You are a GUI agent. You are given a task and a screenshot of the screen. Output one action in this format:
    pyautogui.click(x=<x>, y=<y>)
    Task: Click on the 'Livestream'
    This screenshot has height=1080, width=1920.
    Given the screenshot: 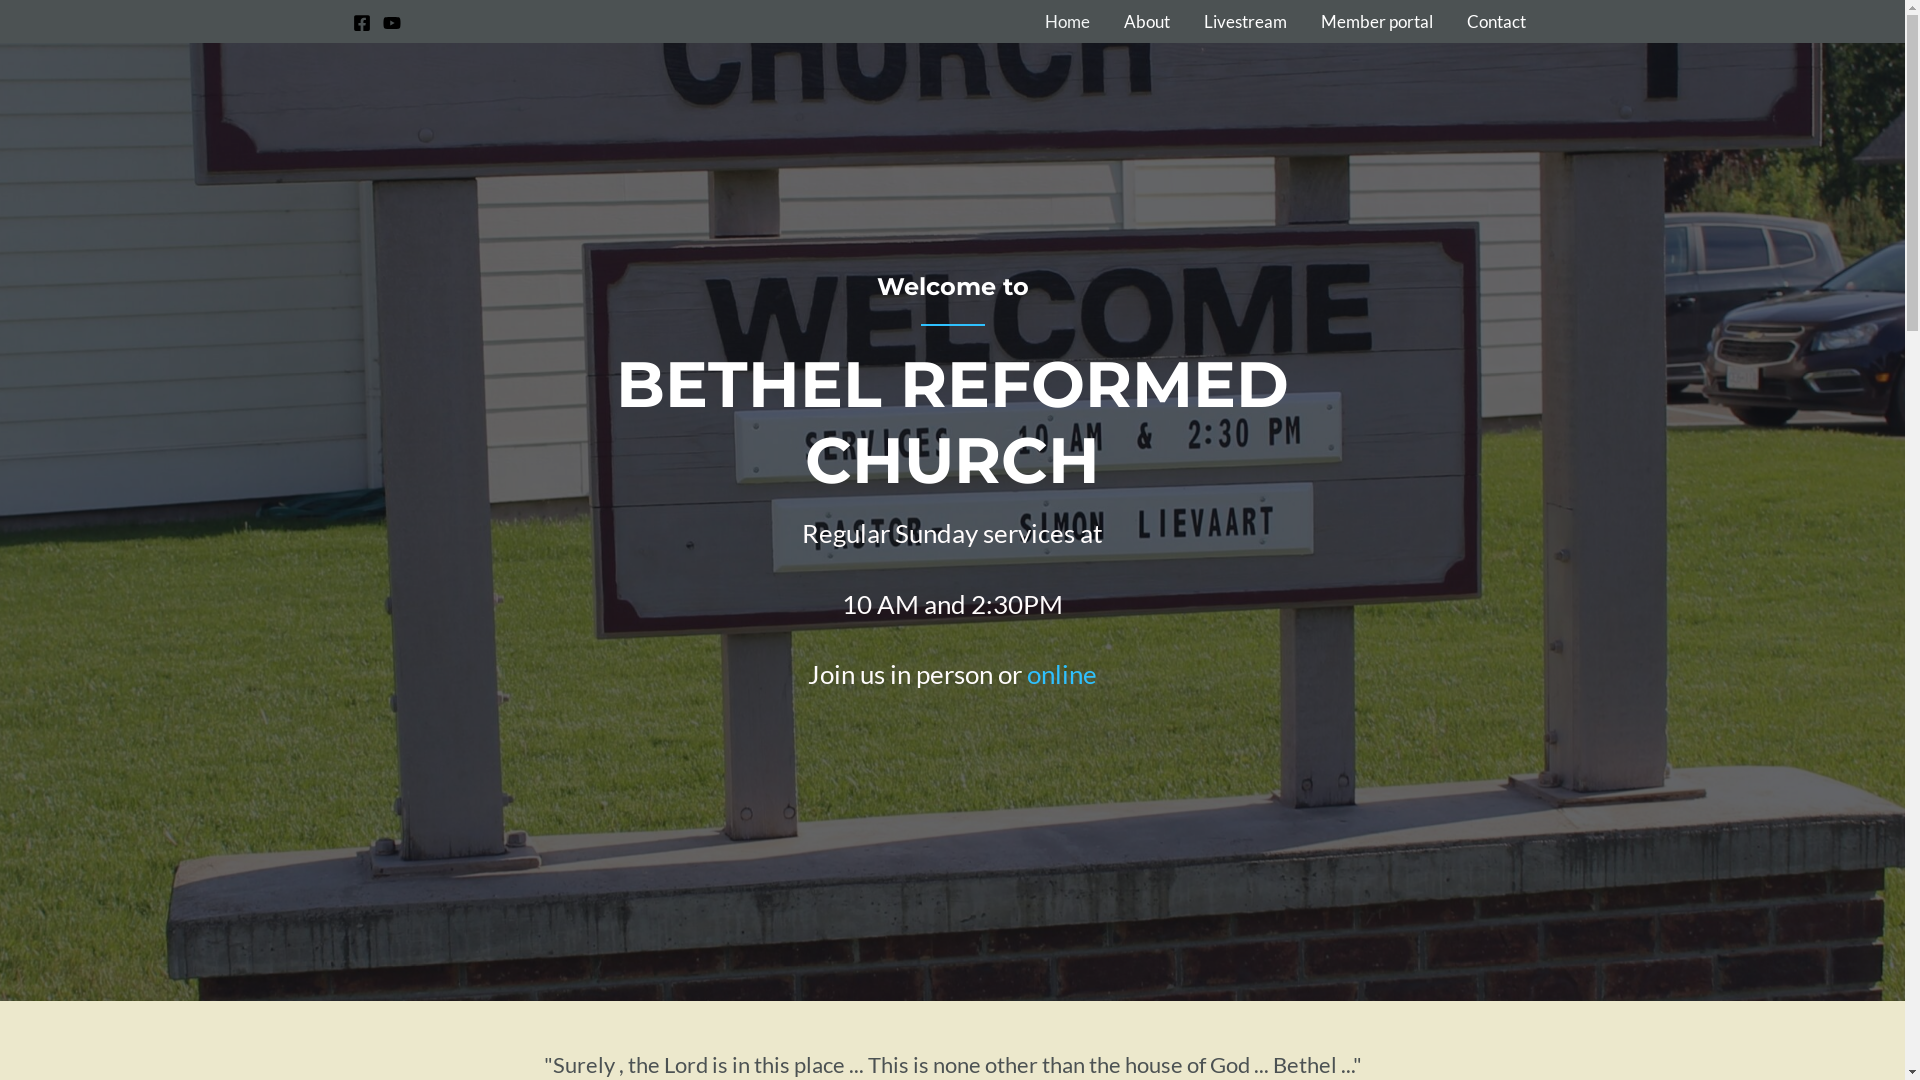 What is the action you would take?
    pyautogui.click(x=1243, y=21)
    